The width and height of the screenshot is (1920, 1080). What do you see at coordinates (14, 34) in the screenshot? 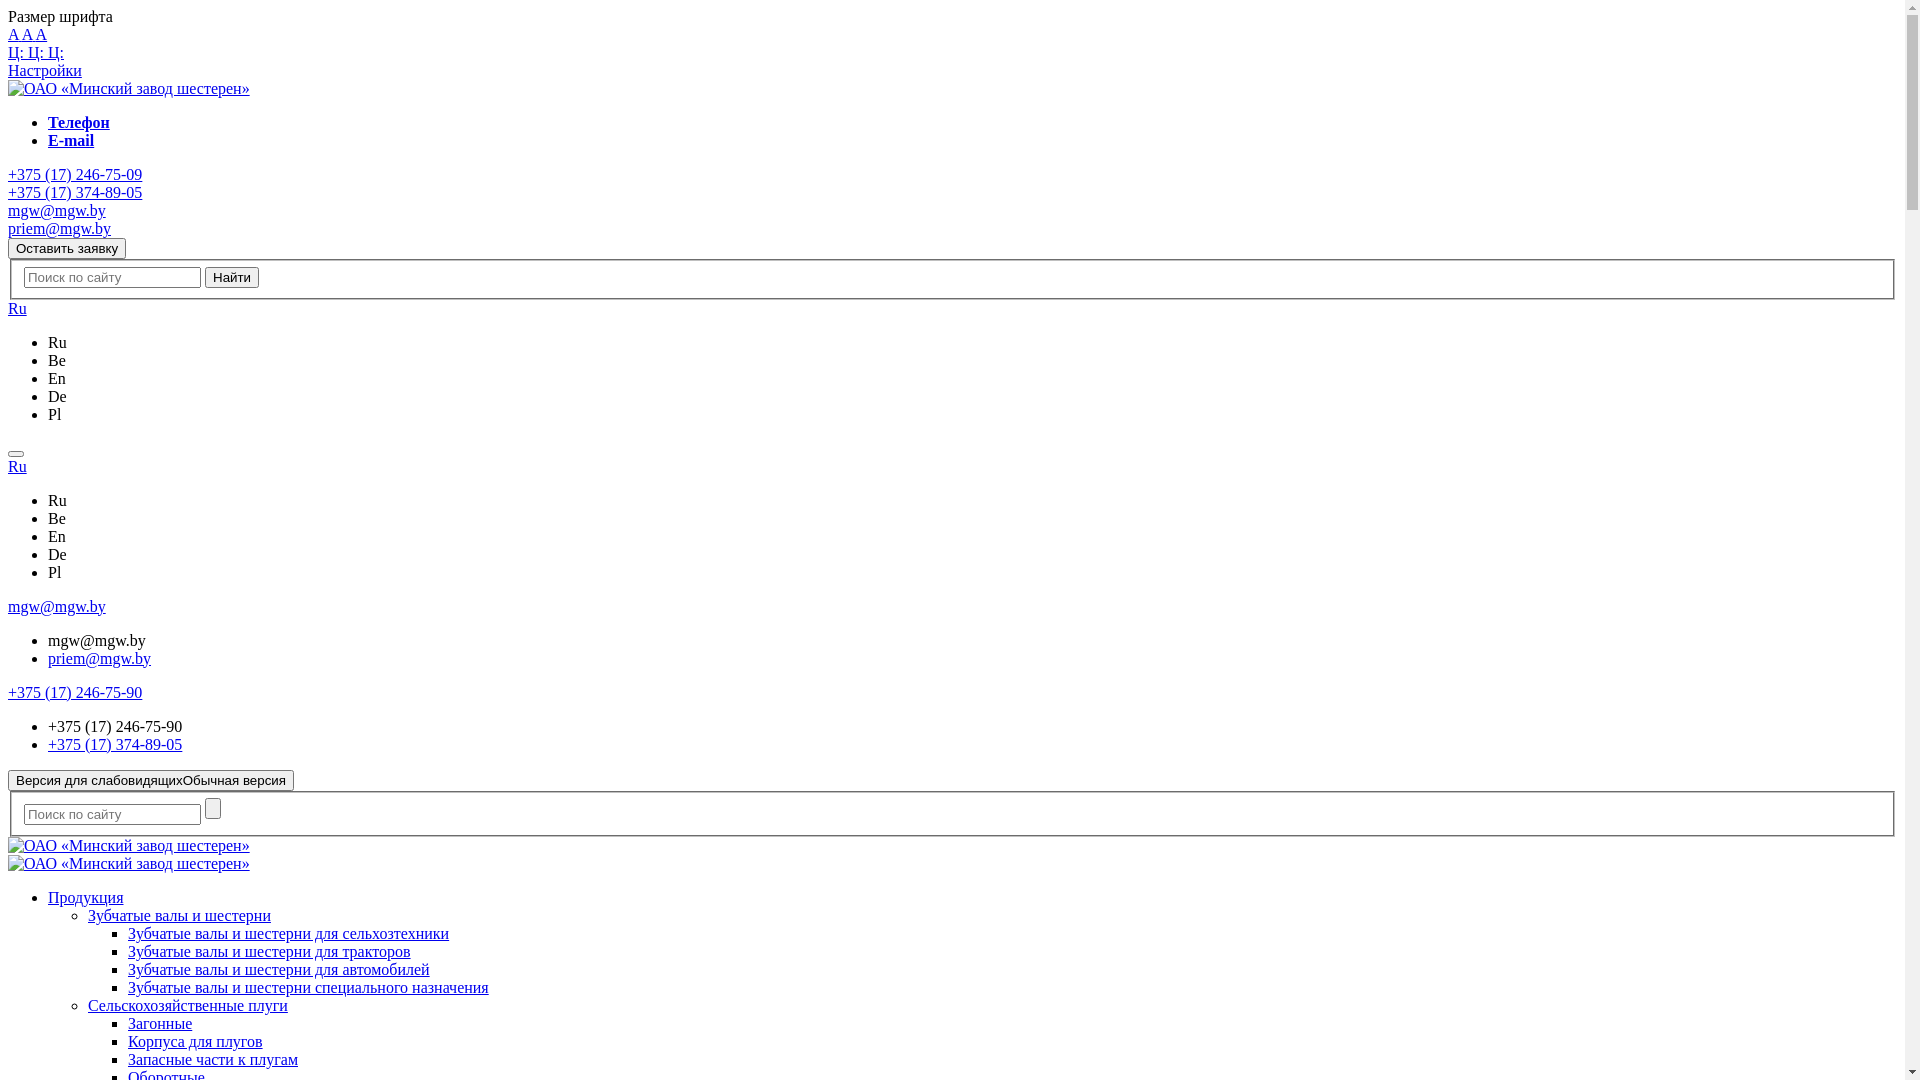
I see `'A'` at bounding box center [14, 34].